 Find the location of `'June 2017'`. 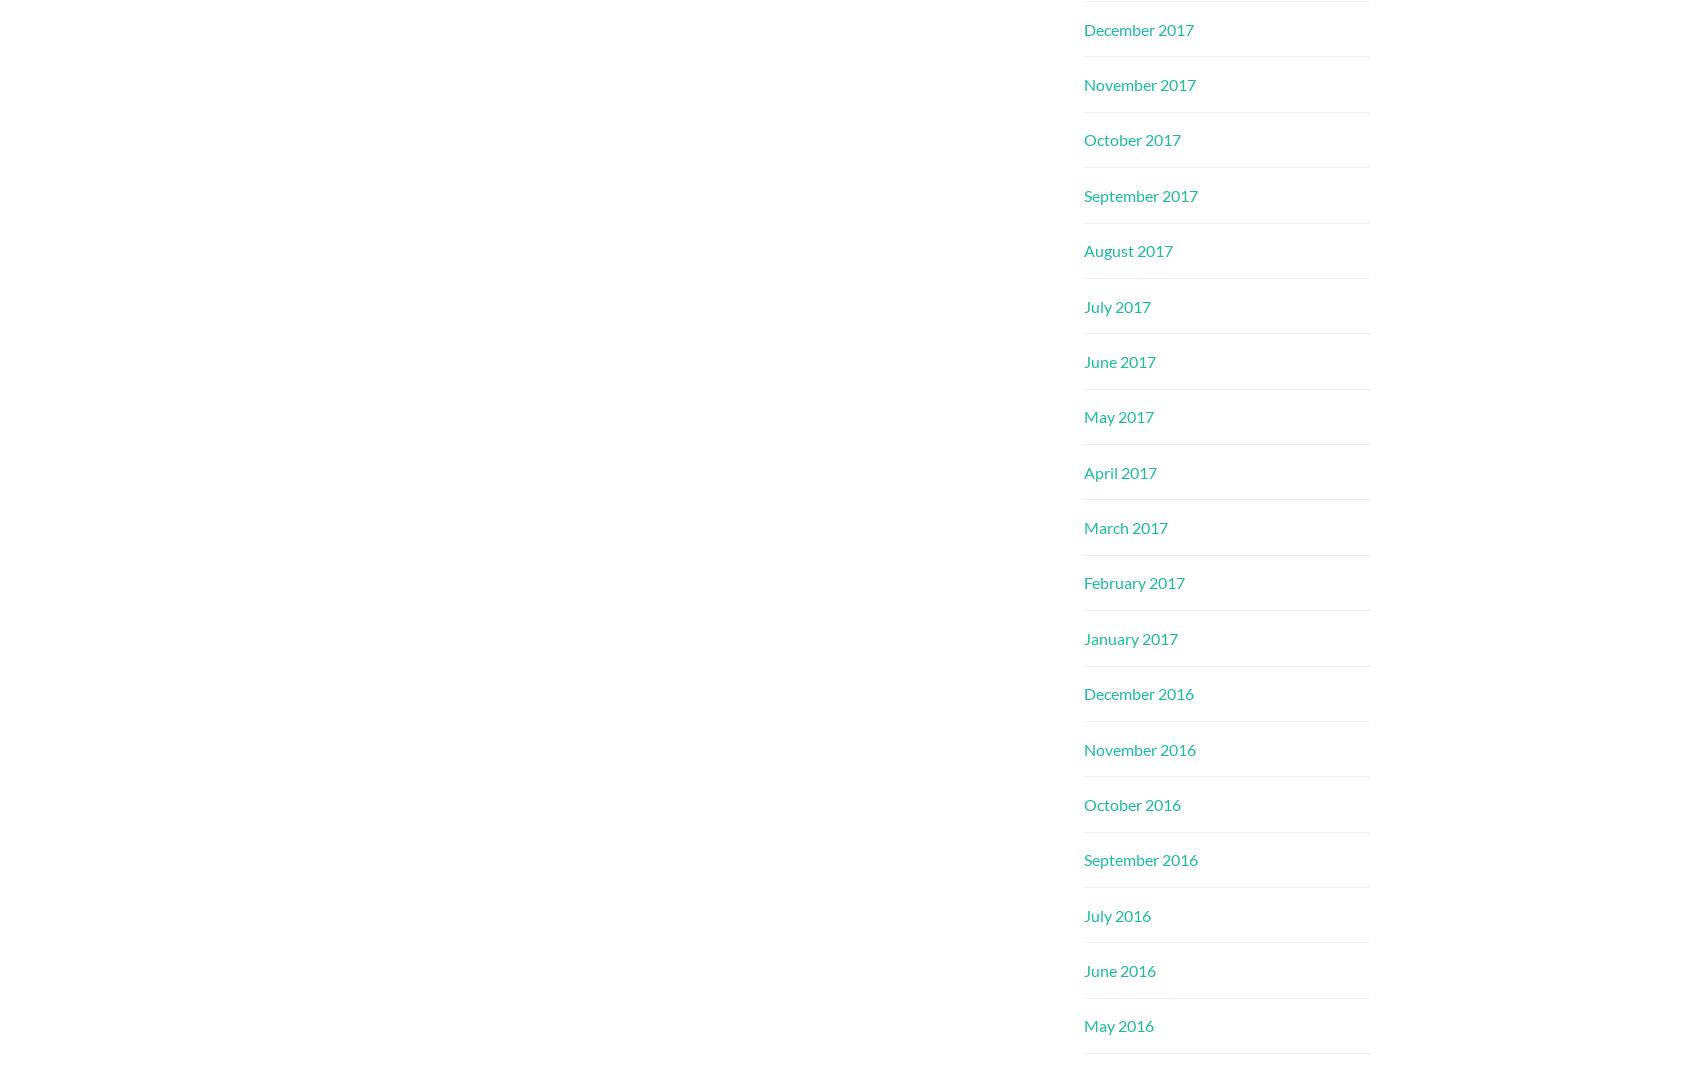

'June 2017' is located at coordinates (1083, 359).